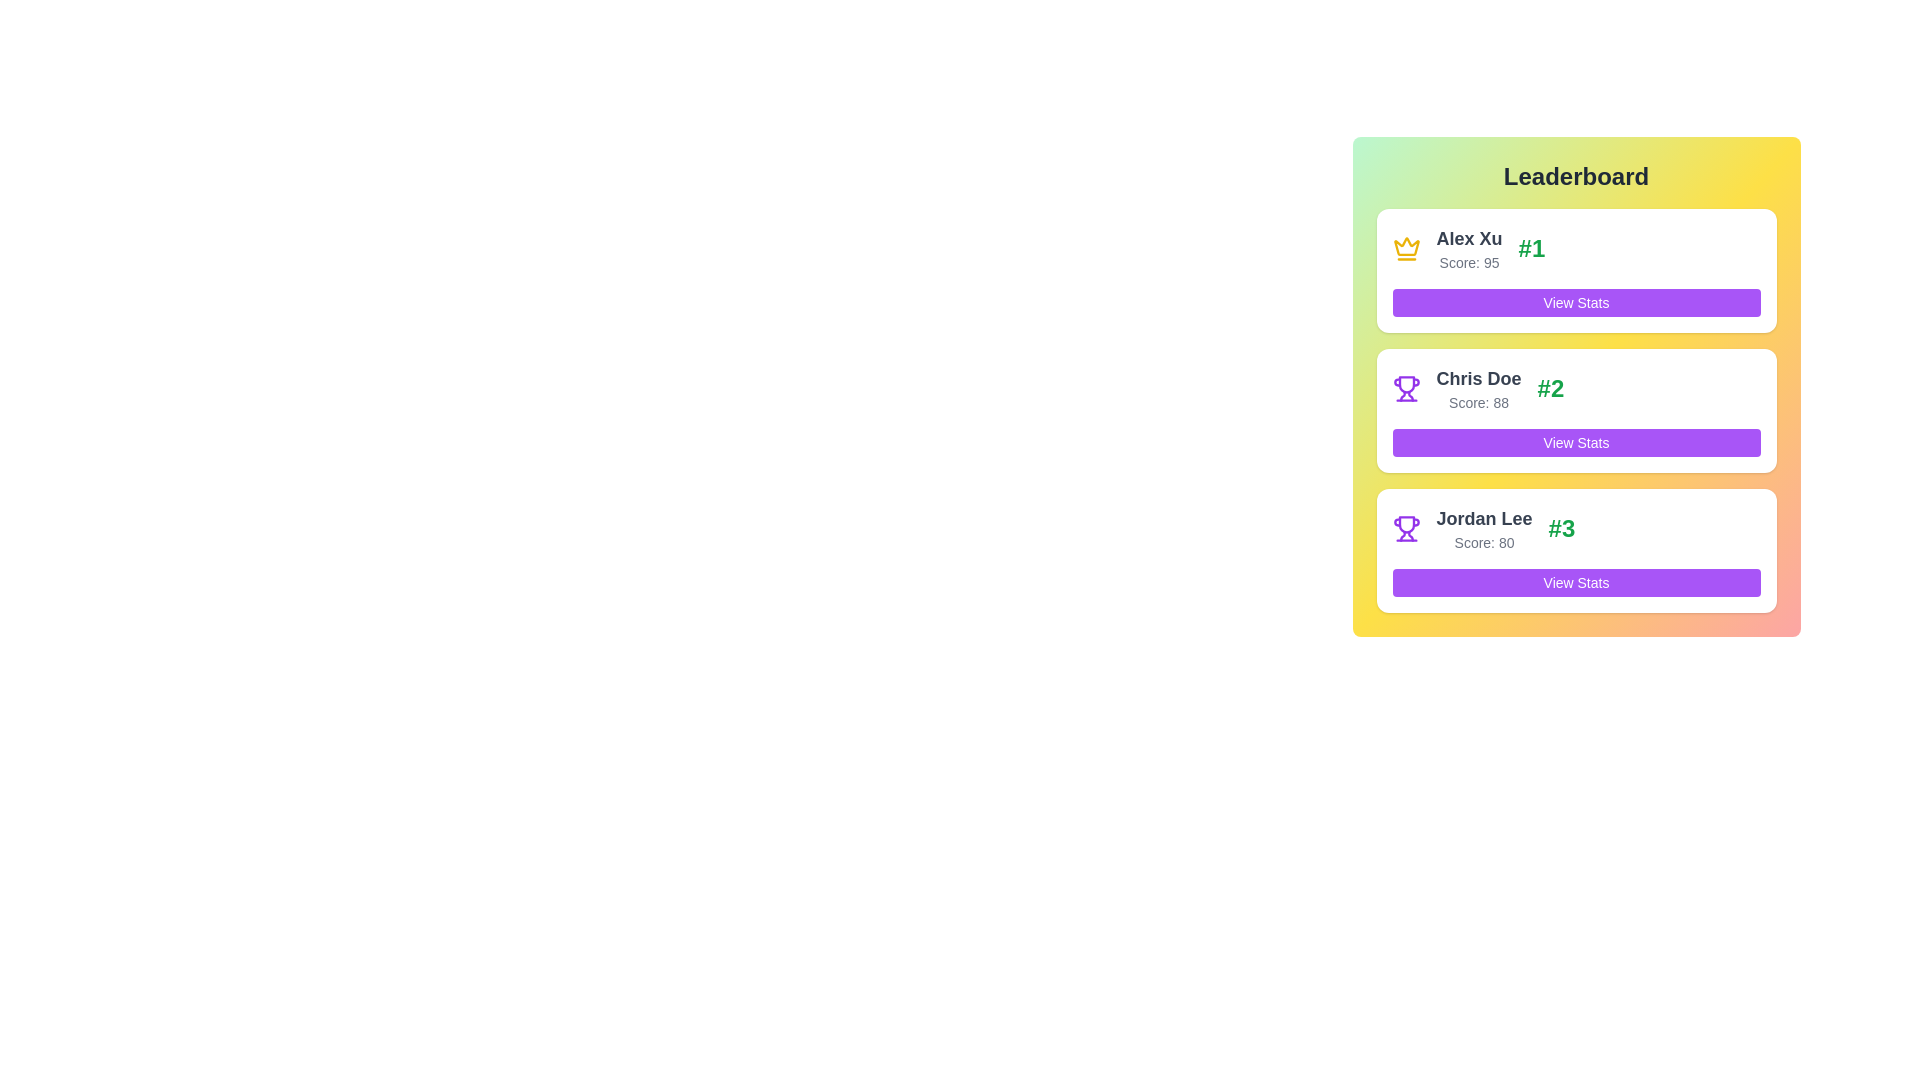 Image resolution: width=1920 pixels, height=1080 pixels. I want to click on the 'View Stats' button for player Alex Xu, so click(1575, 303).